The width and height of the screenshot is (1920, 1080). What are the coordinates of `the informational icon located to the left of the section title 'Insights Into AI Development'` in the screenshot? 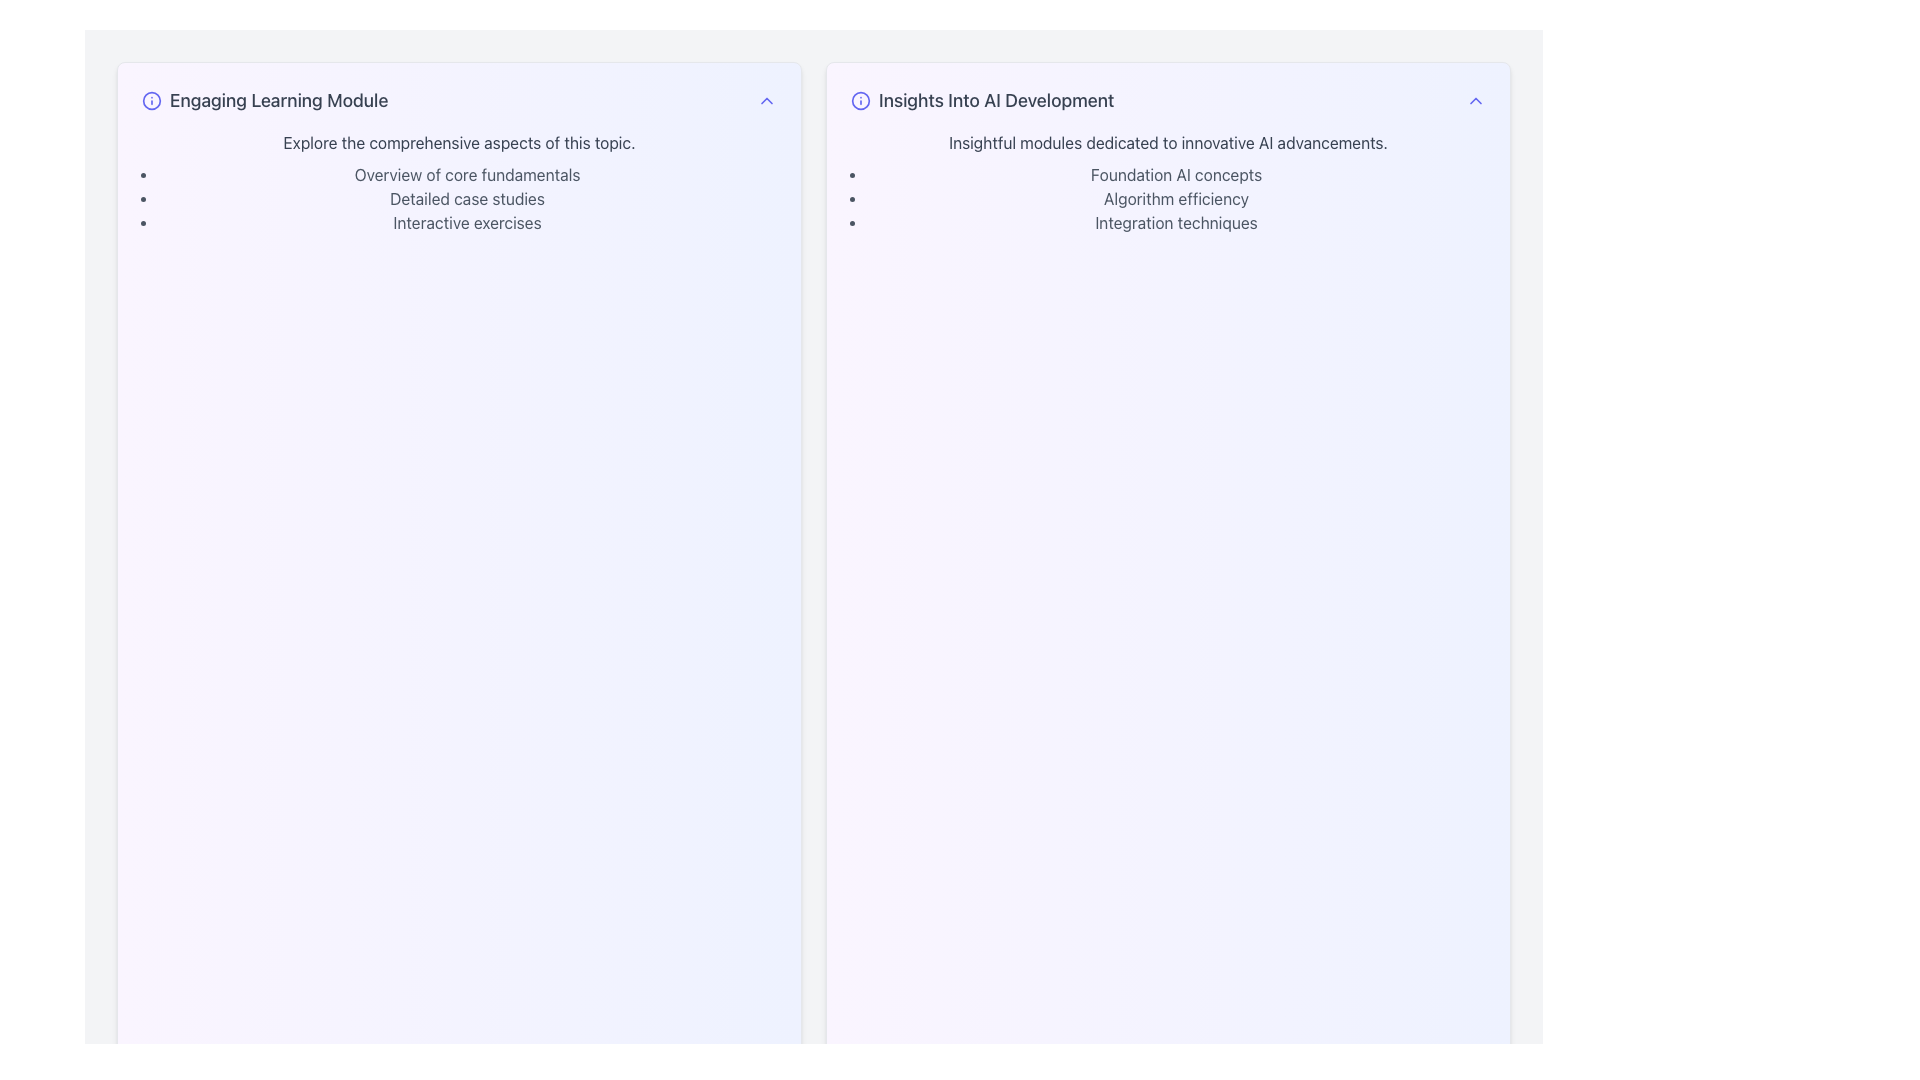 It's located at (860, 100).